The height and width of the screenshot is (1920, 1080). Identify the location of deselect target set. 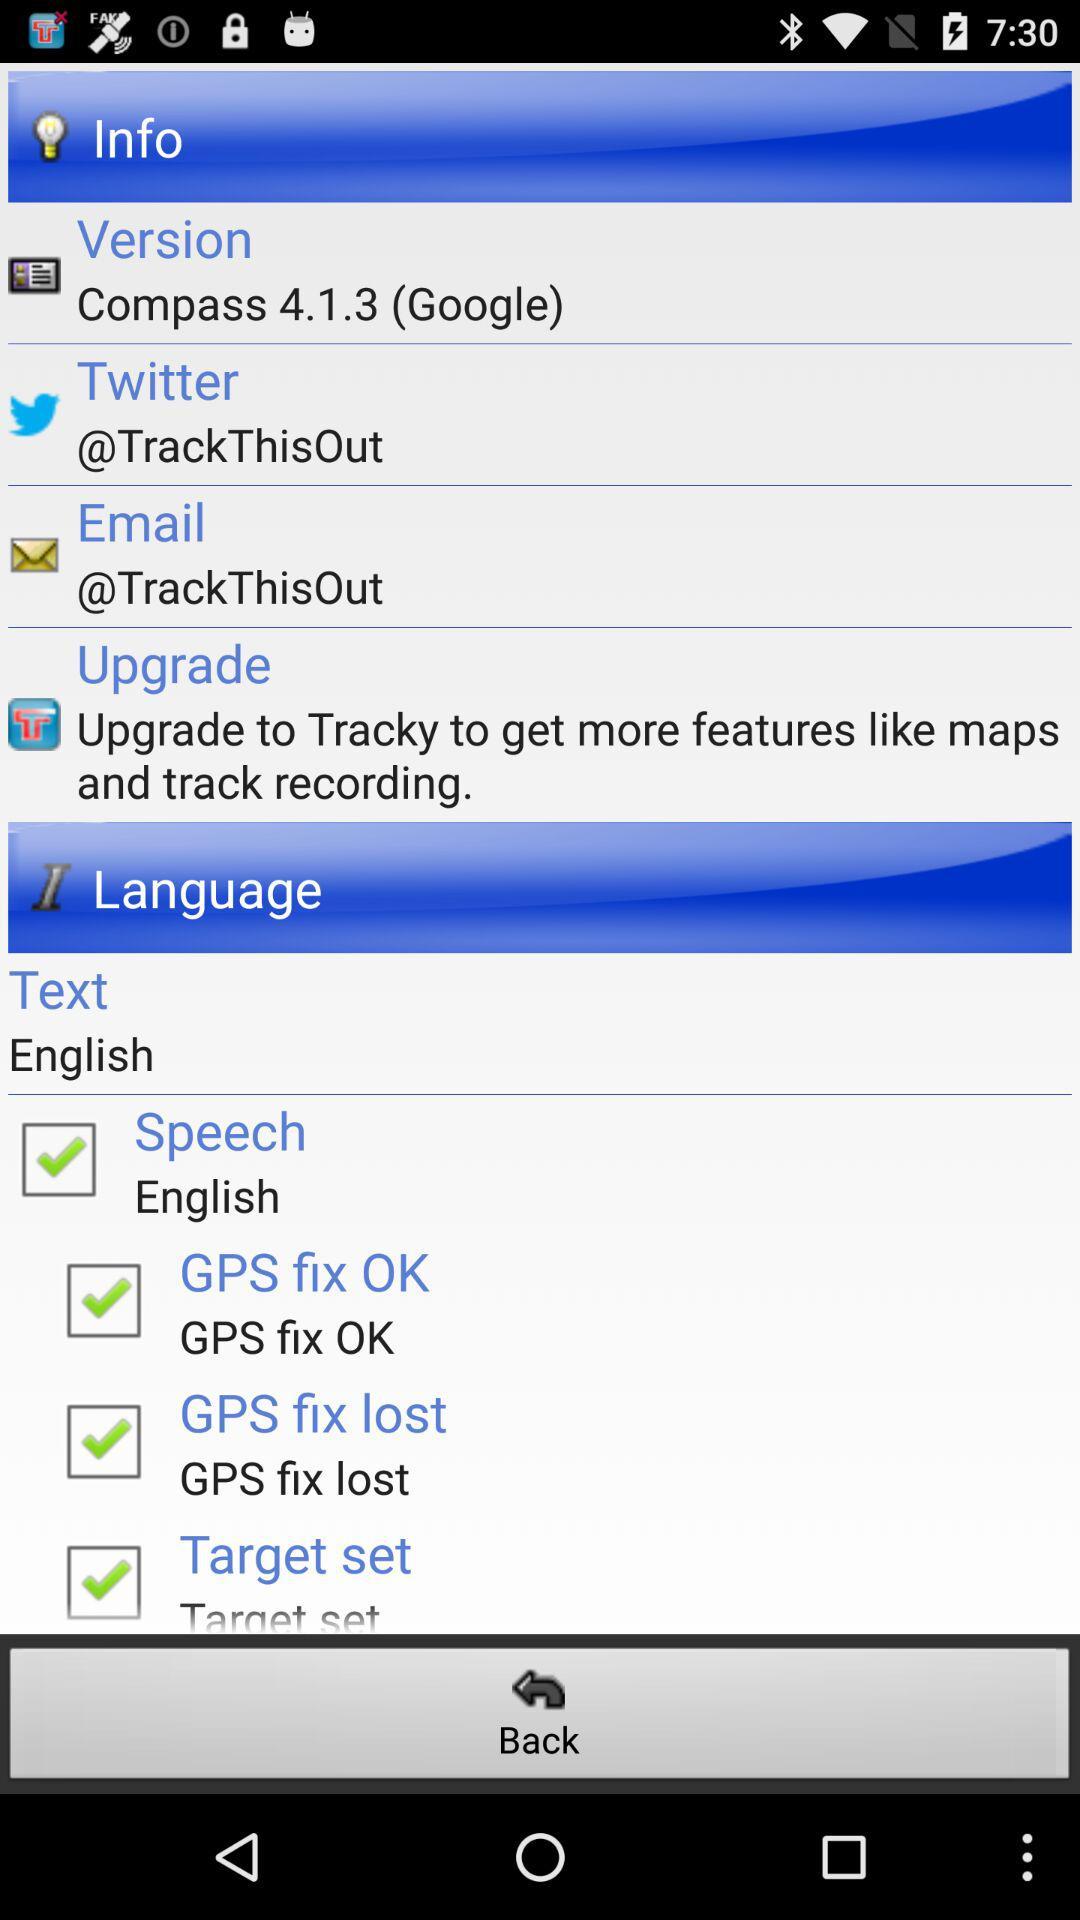
(103, 1575).